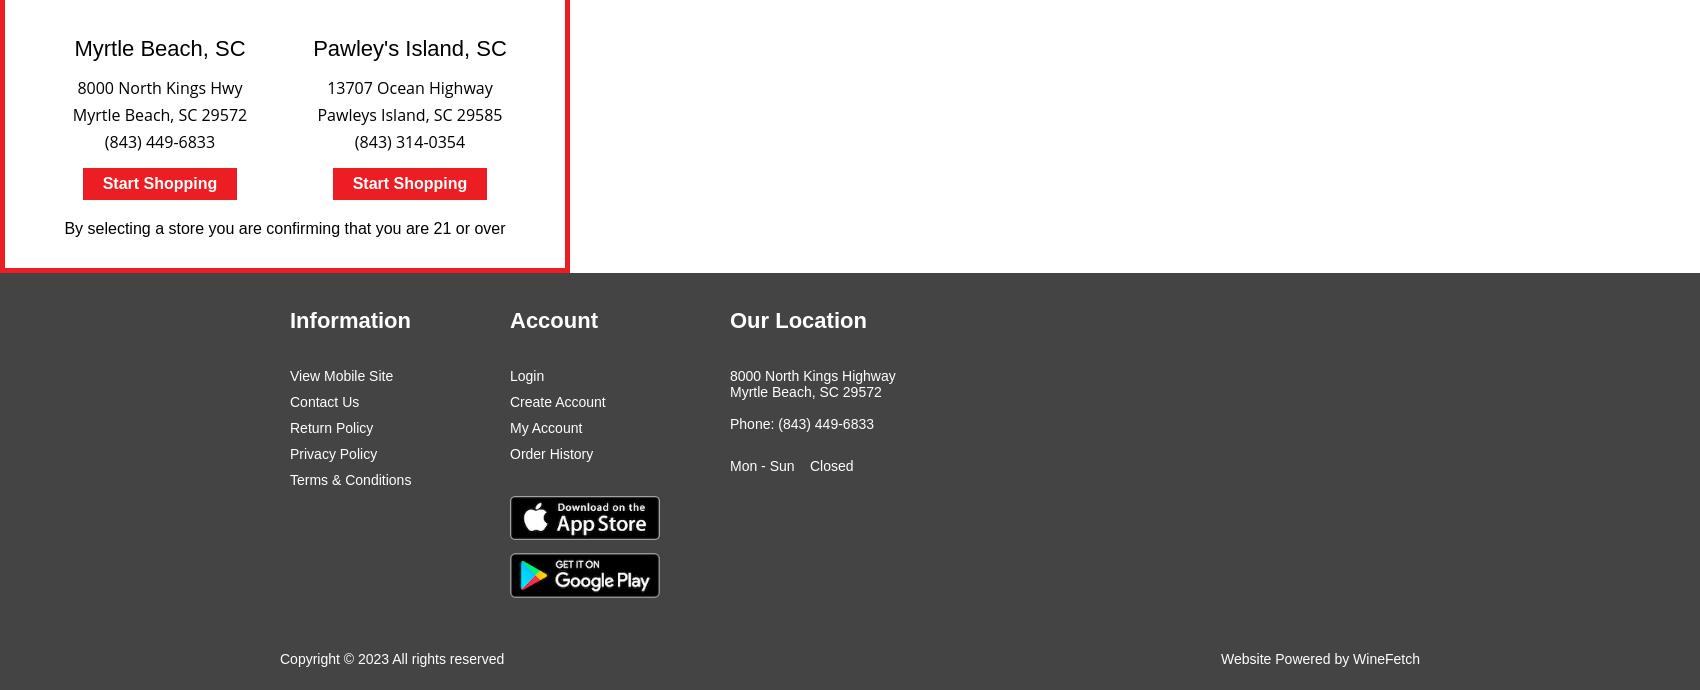  I want to click on '13707 Ocean Highway', so click(408, 87).